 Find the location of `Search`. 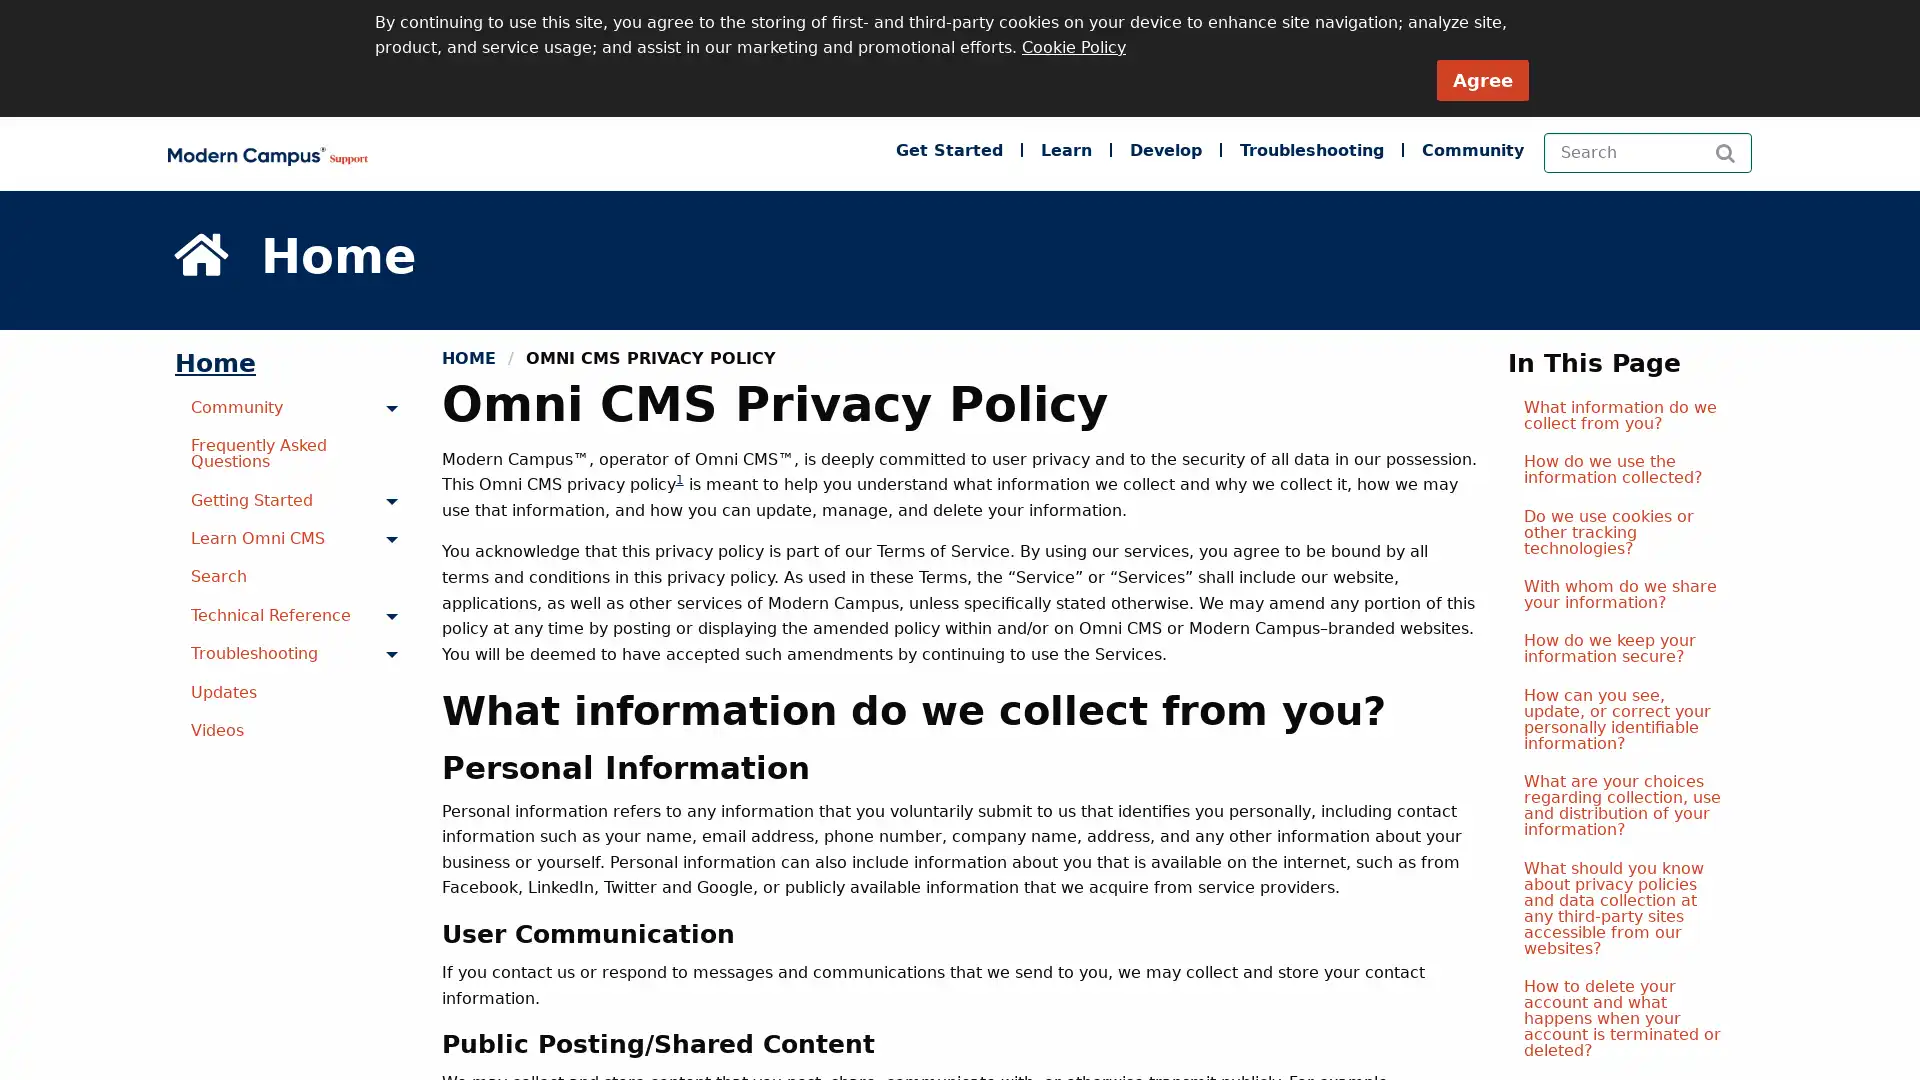

Search is located at coordinates (1724, 150).